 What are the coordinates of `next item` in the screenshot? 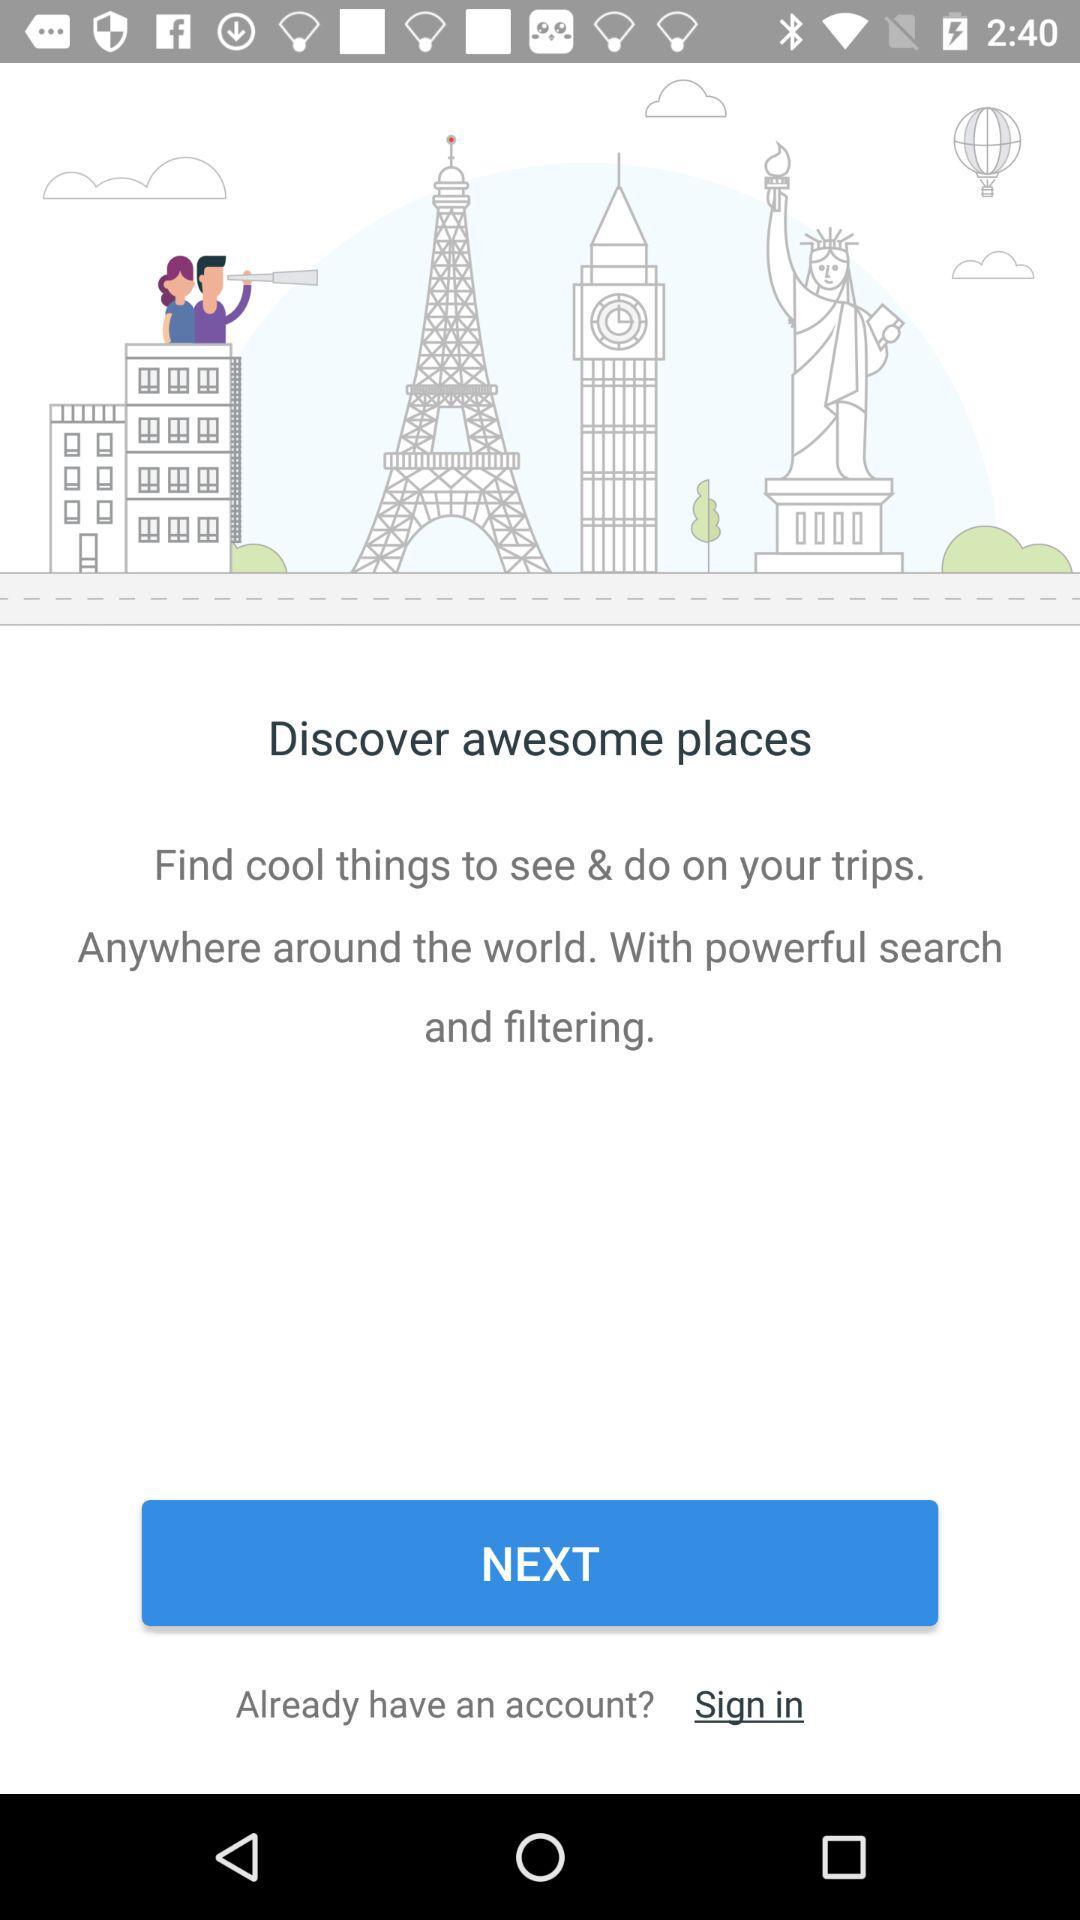 It's located at (540, 1562).